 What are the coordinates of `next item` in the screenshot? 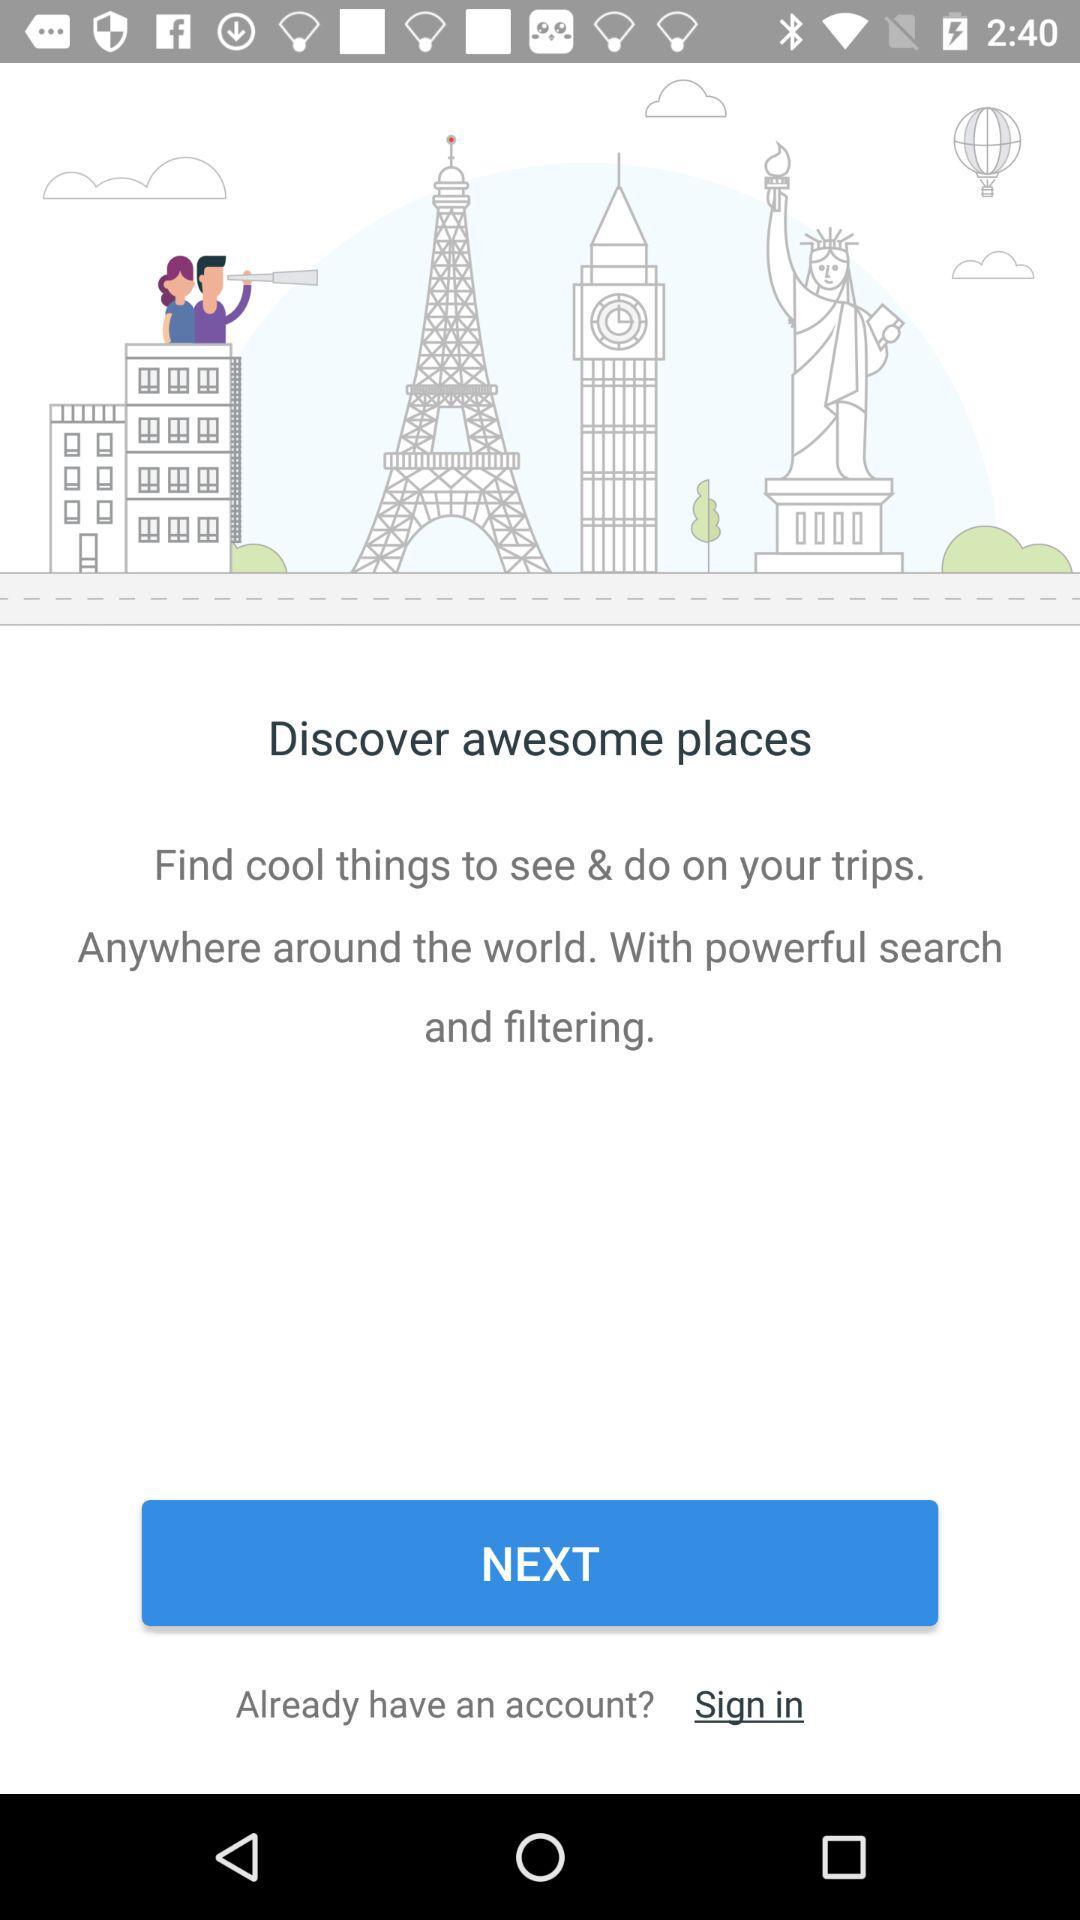 It's located at (540, 1562).